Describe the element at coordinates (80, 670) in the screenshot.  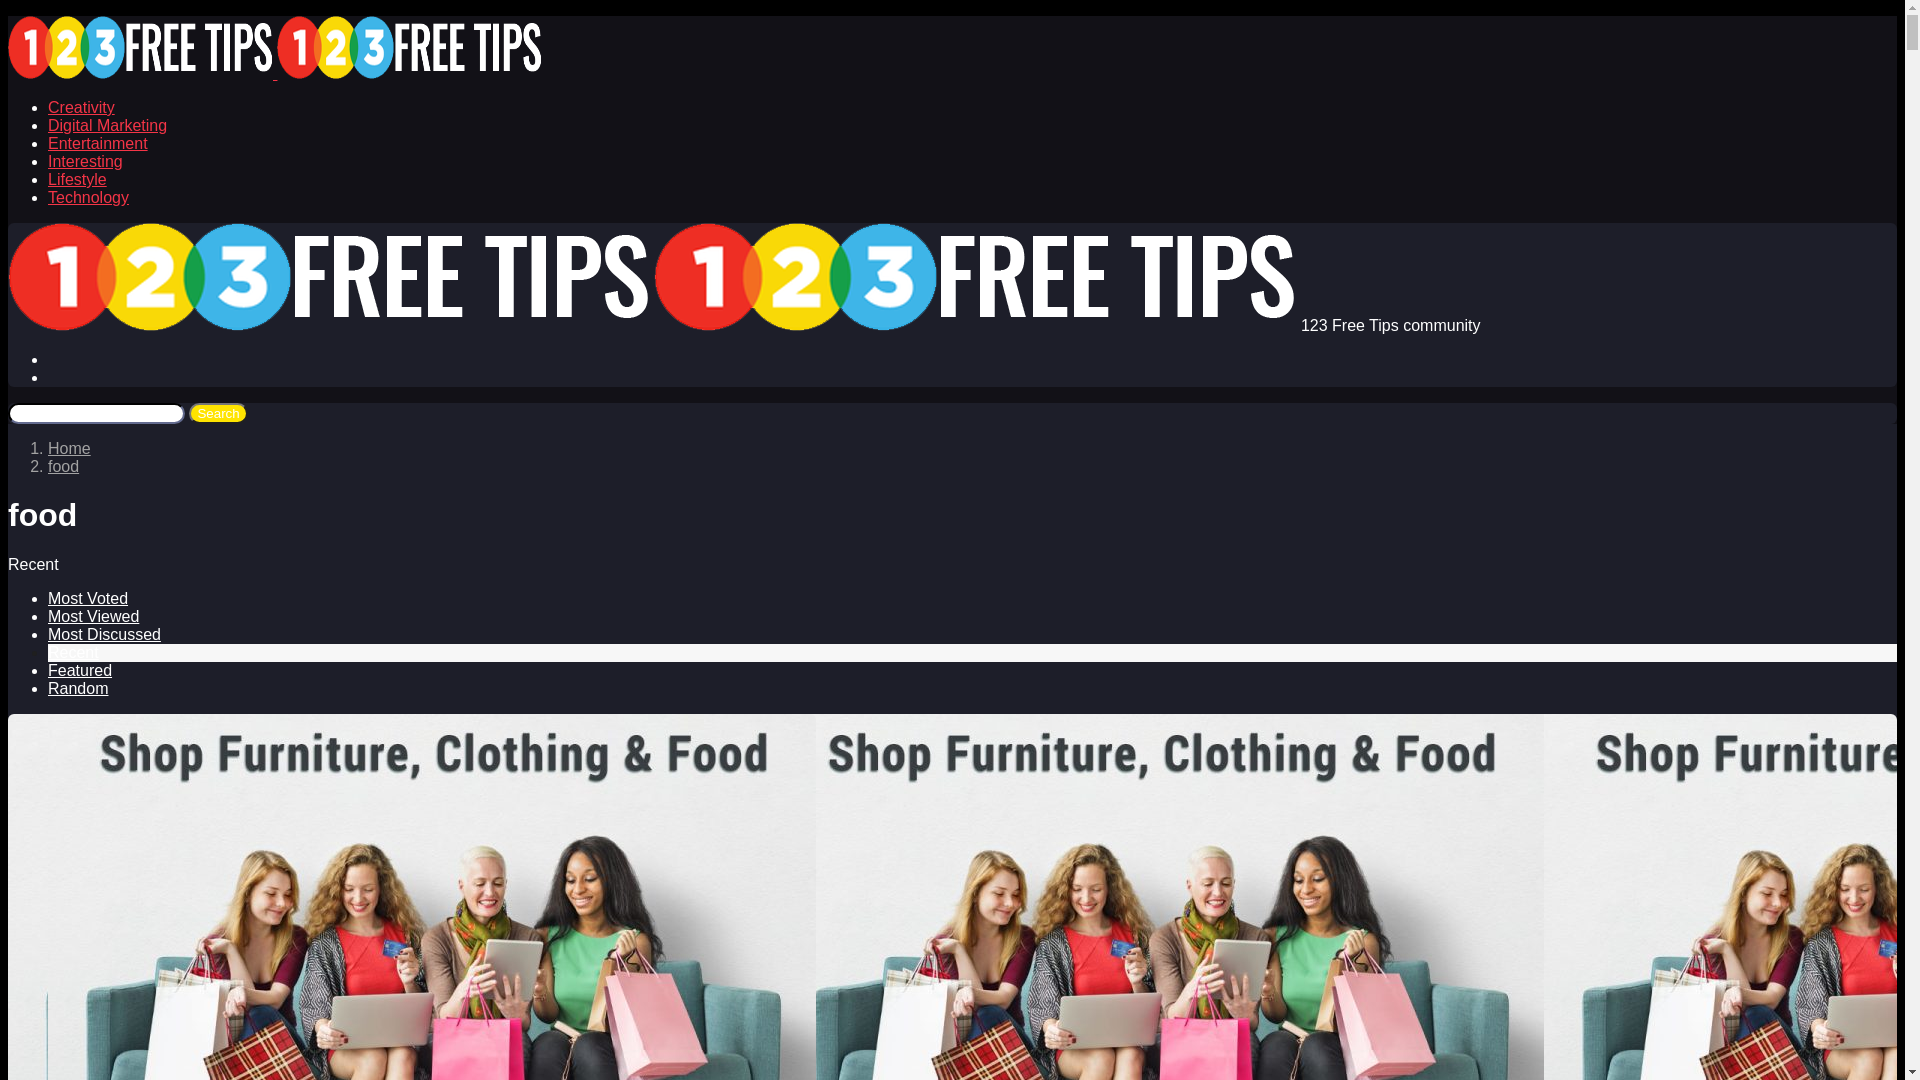
I see `'Featured'` at that location.